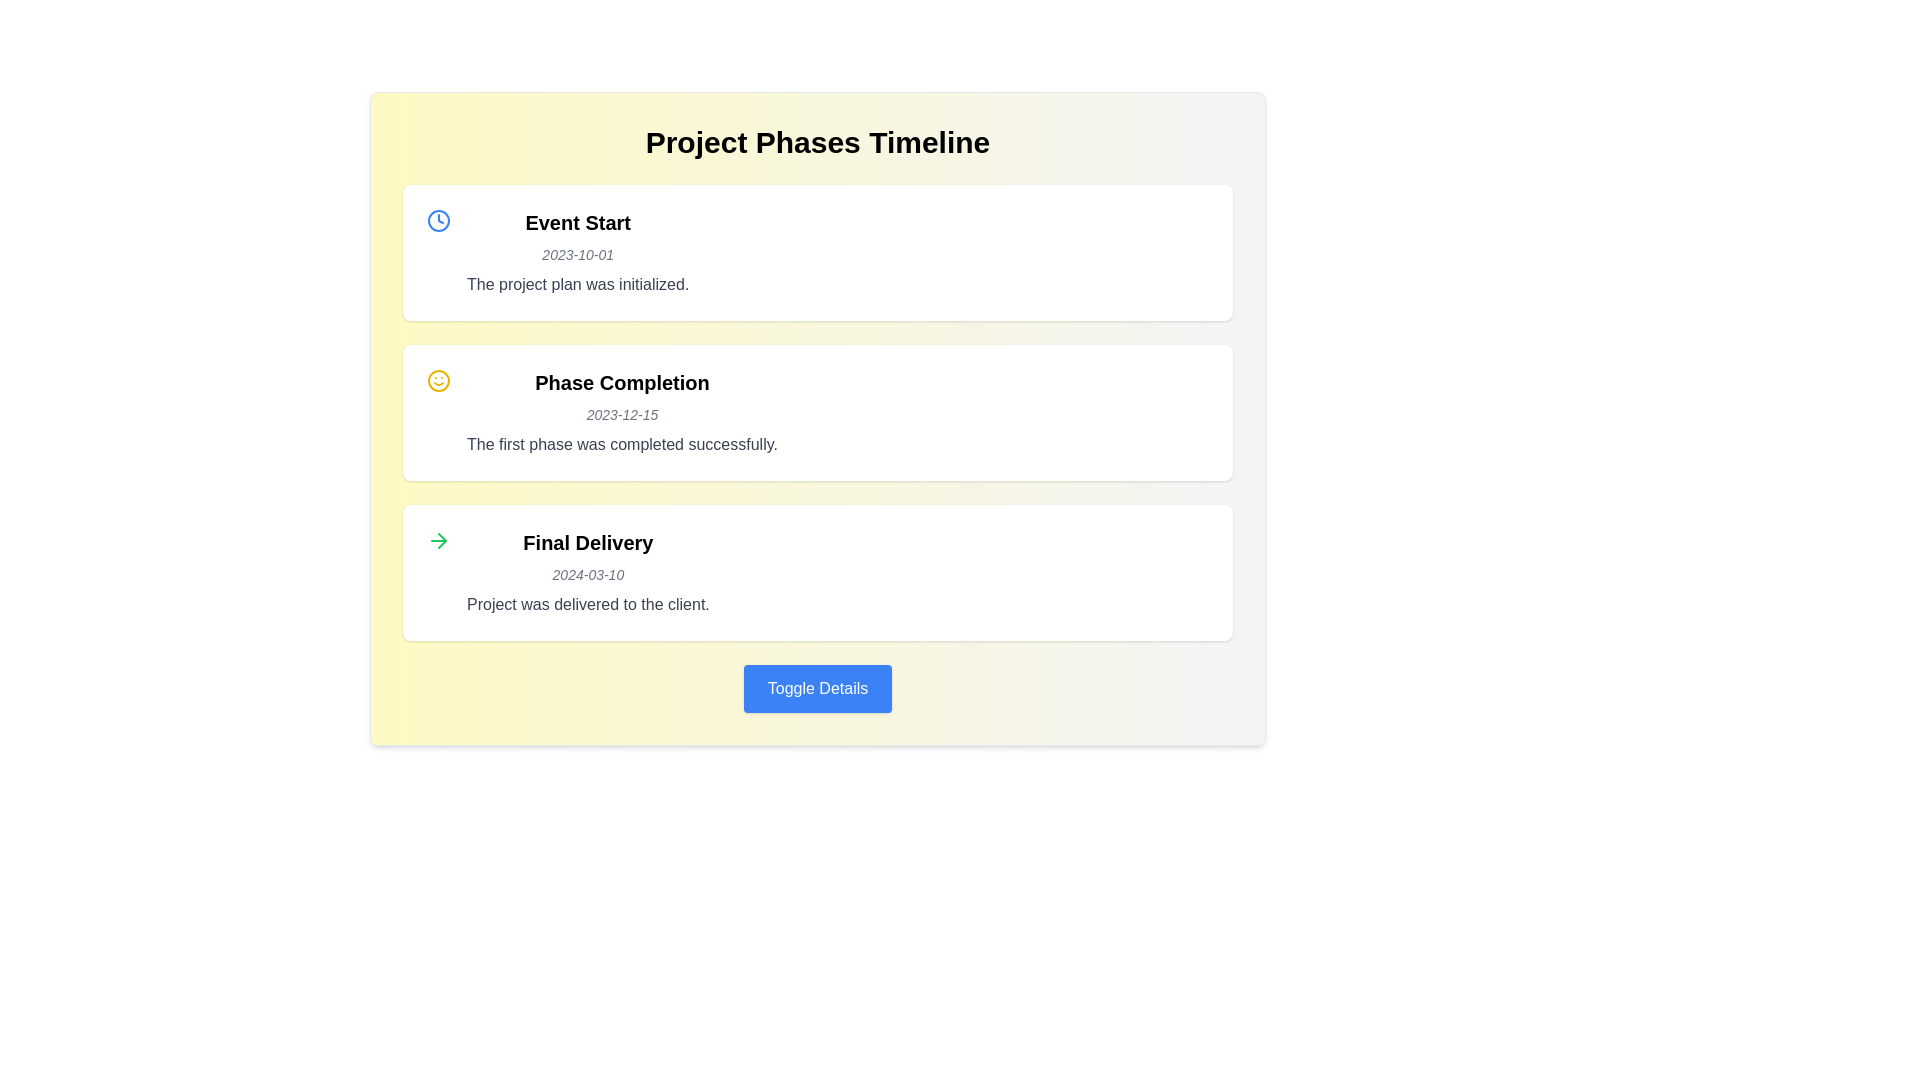  What do you see at coordinates (621, 414) in the screenshot?
I see `the text displaying the date '2023-12-15' located within the 'Phase Completion' card` at bounding box center [621, 414].